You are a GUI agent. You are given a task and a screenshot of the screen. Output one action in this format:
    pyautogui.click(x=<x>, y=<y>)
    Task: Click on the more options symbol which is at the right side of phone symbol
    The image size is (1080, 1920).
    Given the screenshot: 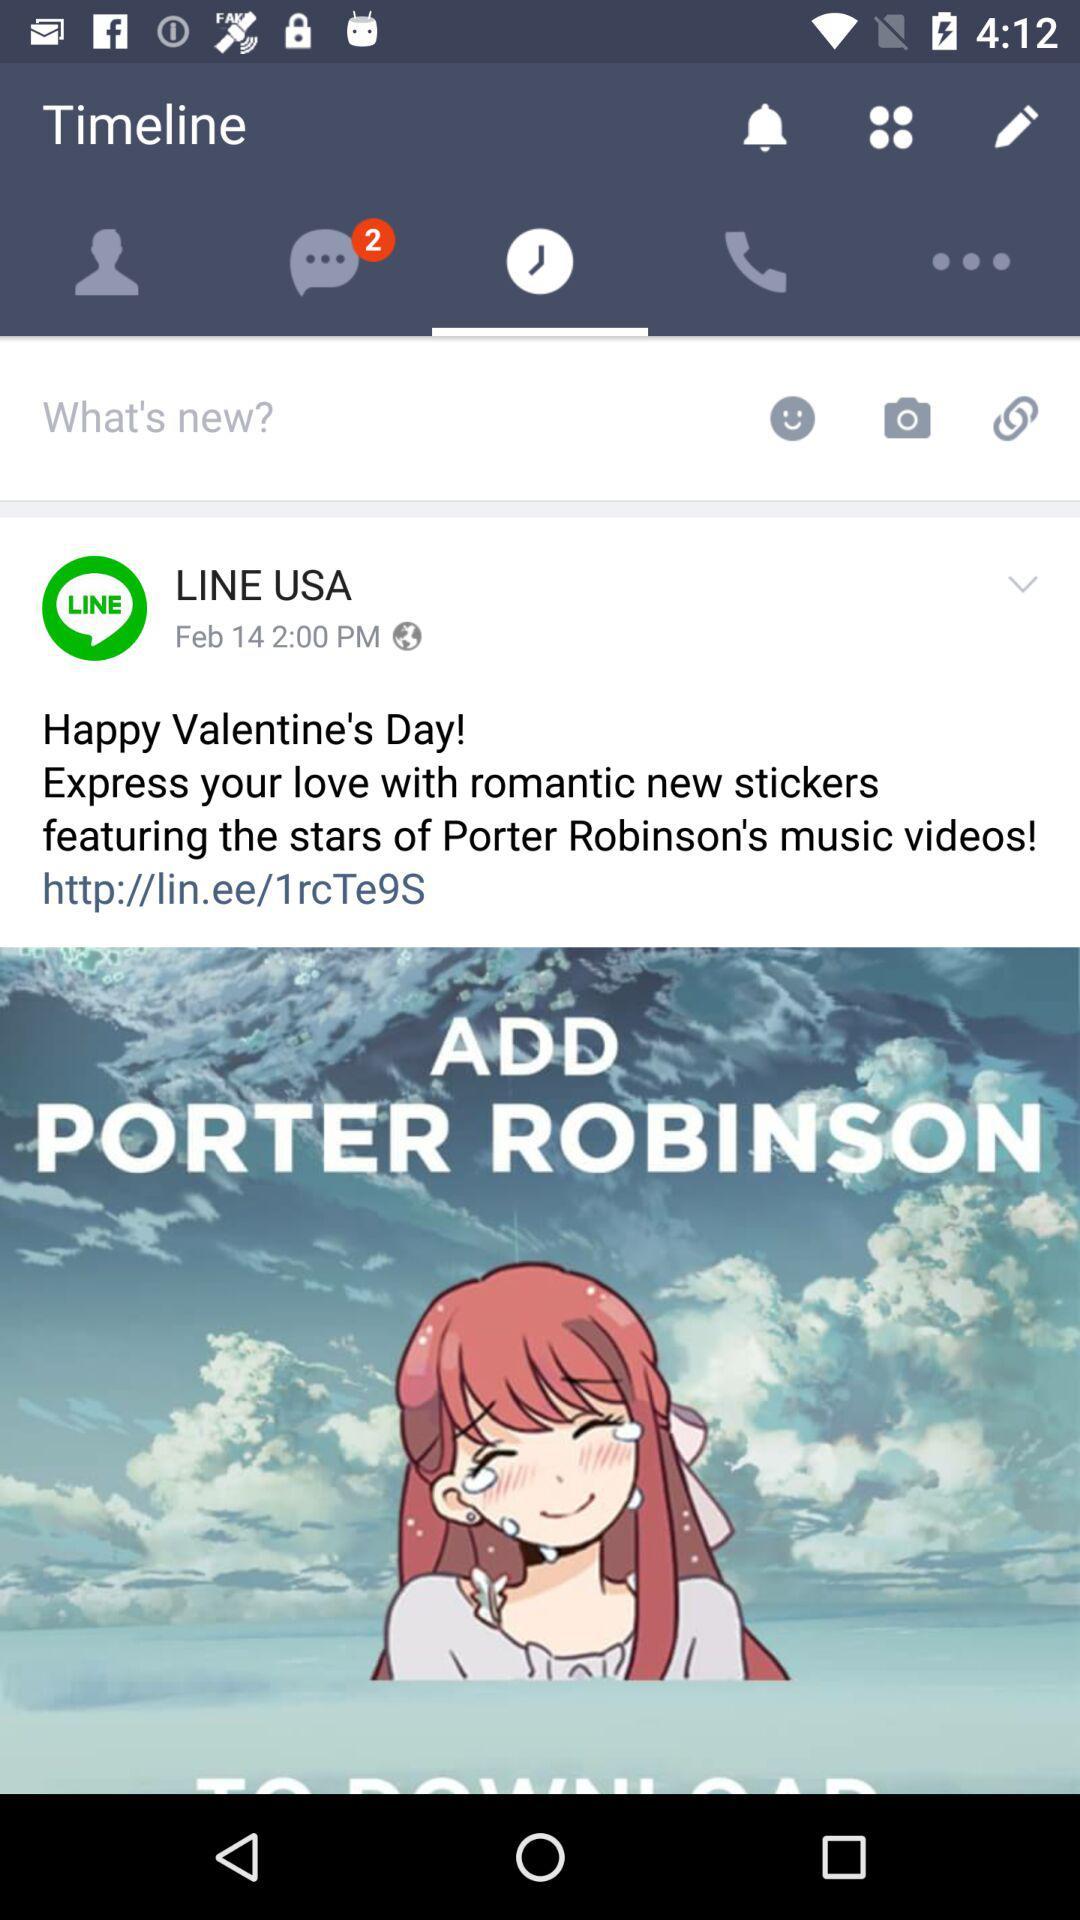 What is the action you would take?
    pyautogui.click(x=971, y=261)
    